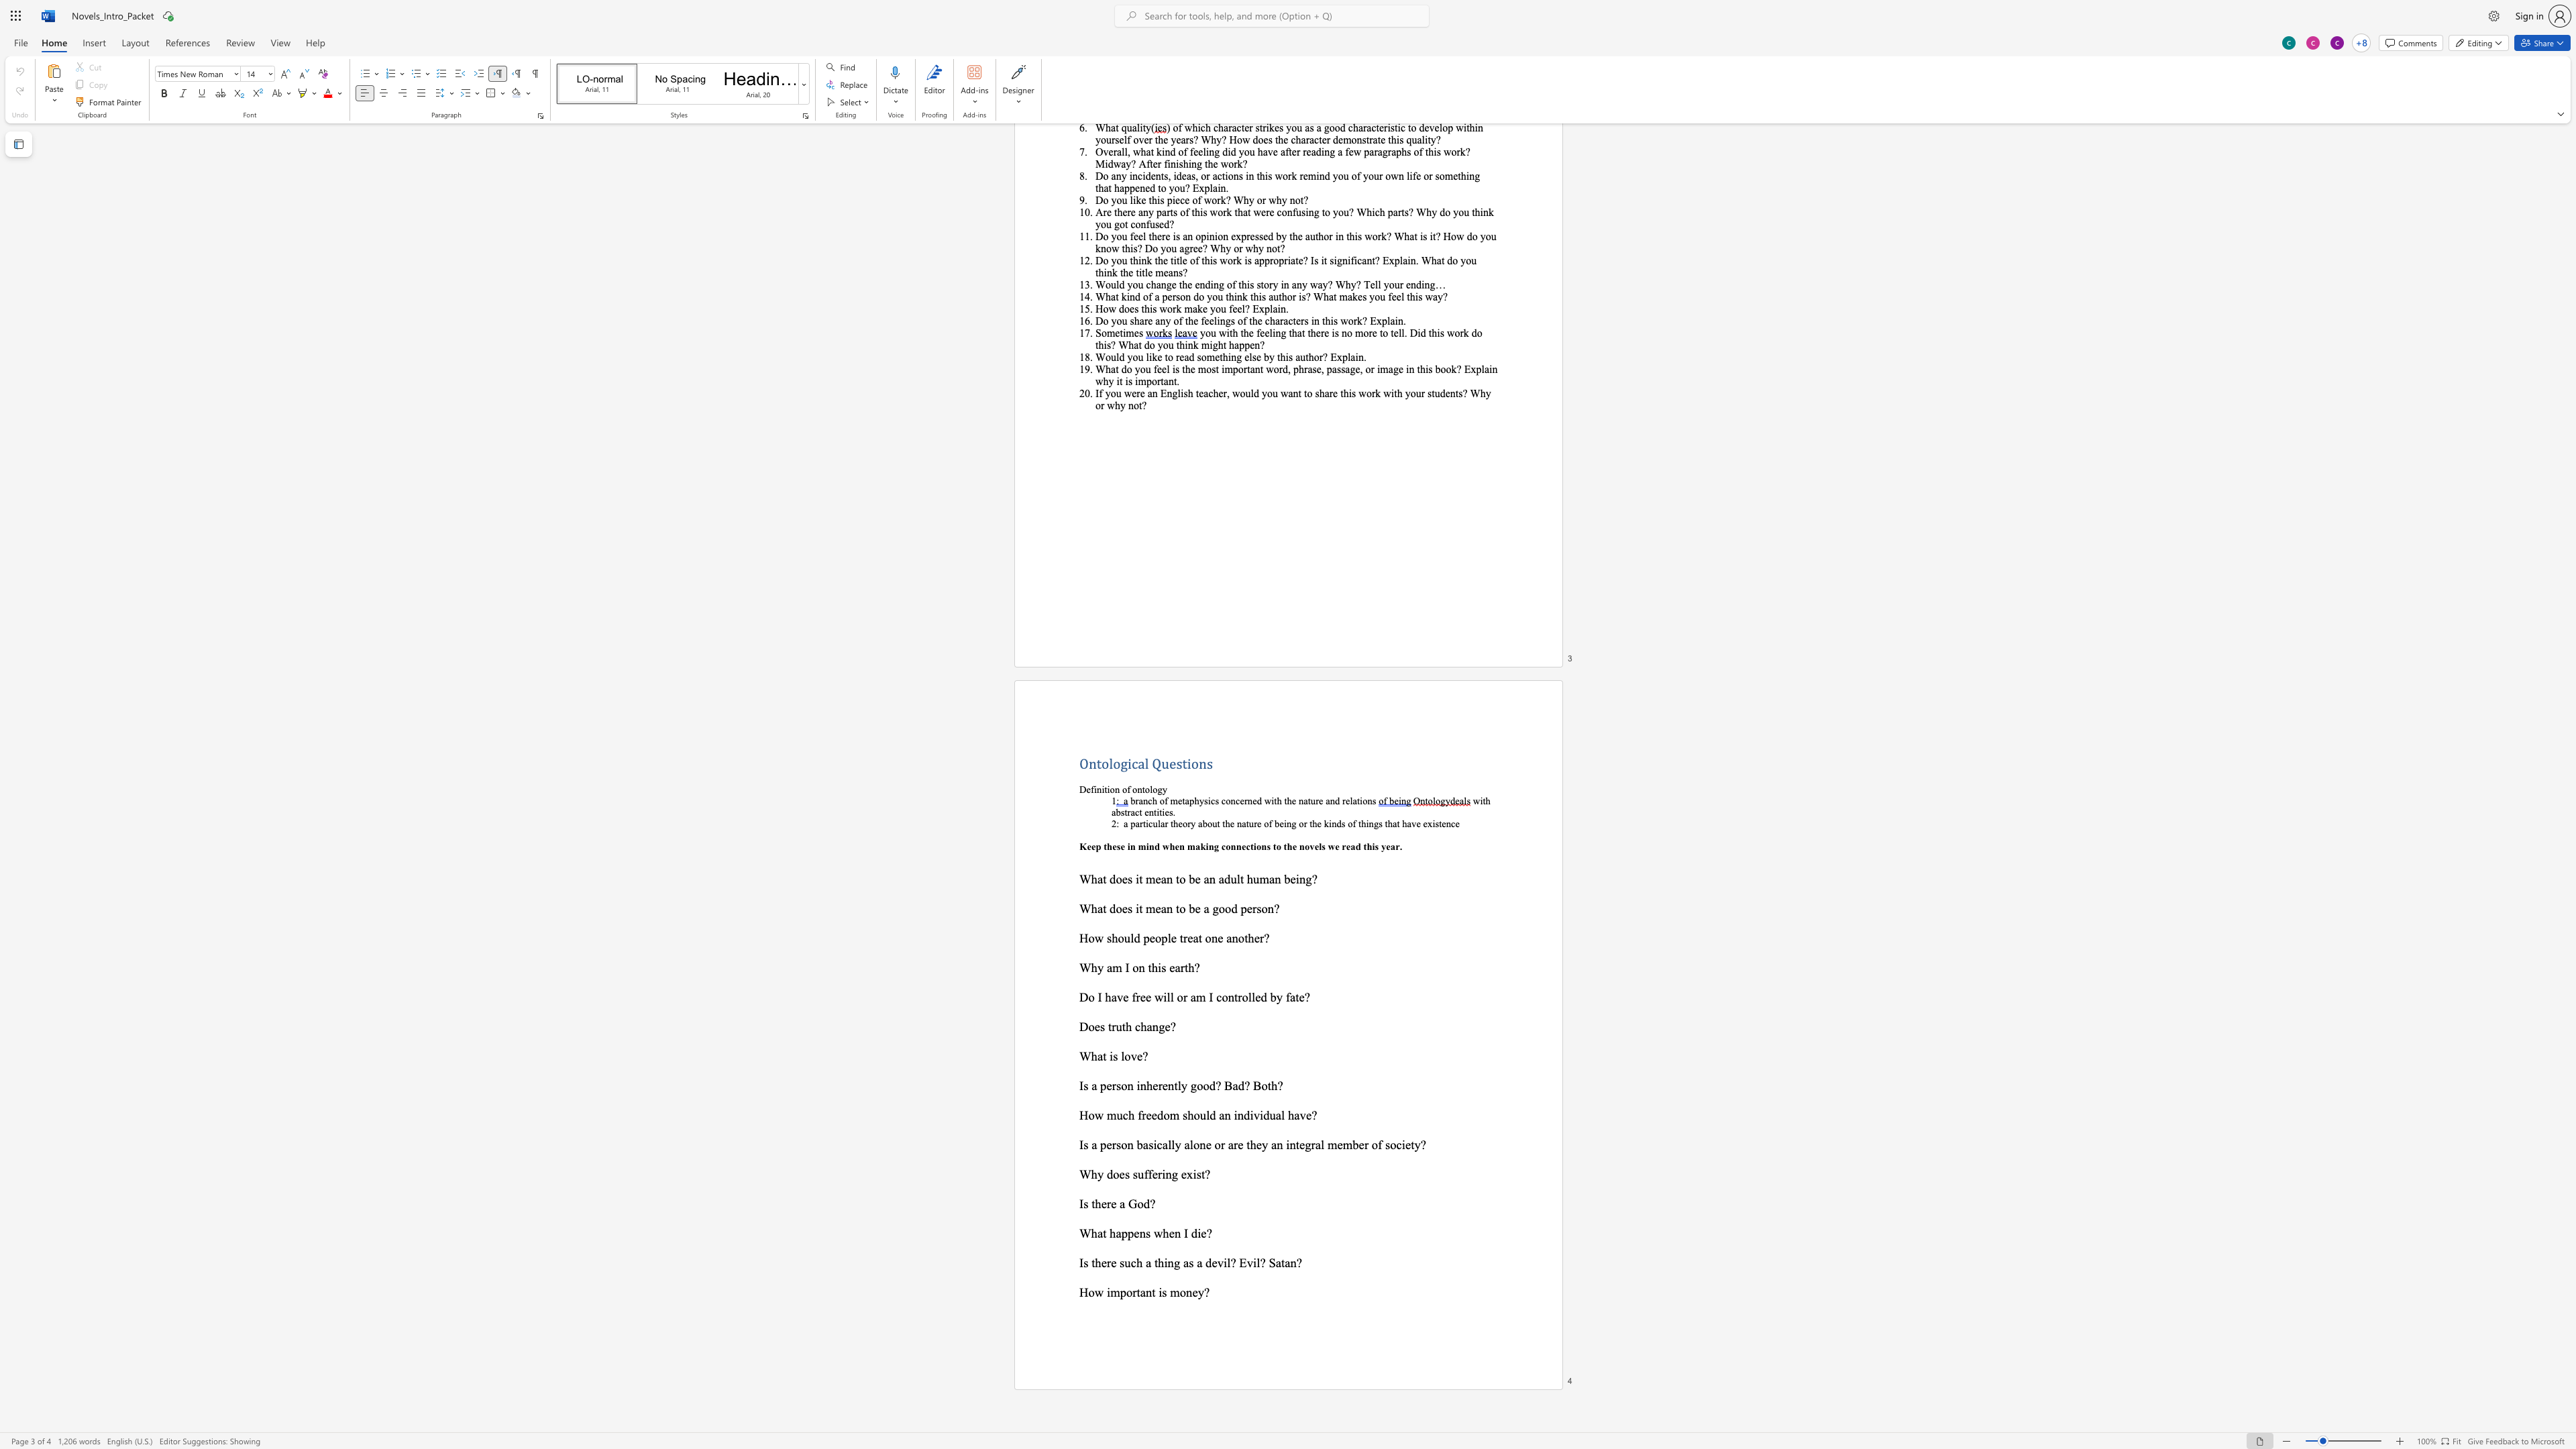 Image resolution: width=2576 pixels, height=1449 pixels. Describe the element at coordinates (1237, 1144) in the screenshot. I see `the space between the continuous character "r" and "e" in the text` at that location.